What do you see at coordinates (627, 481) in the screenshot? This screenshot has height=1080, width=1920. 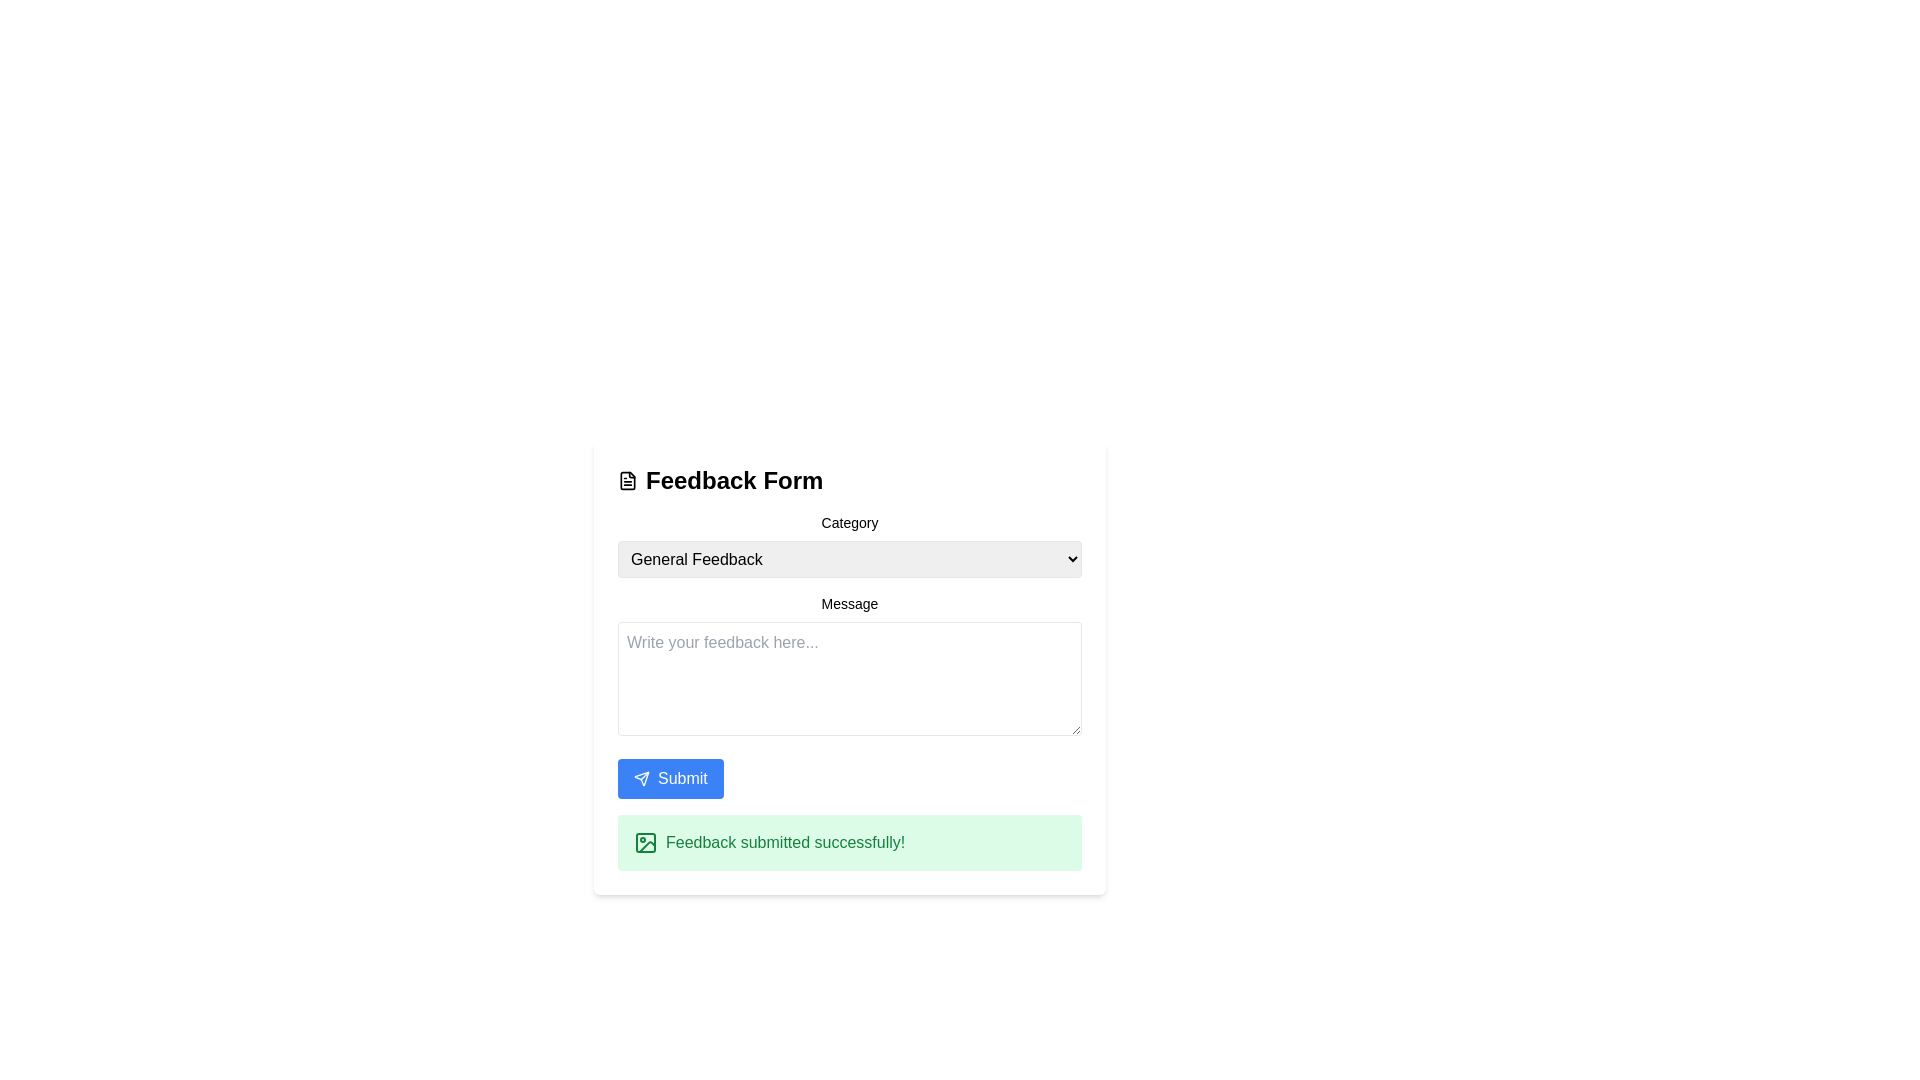 I see `the document icon component preceding the text 'Feedback Form' at the top of the form interface` at bounding box center [627, 481].